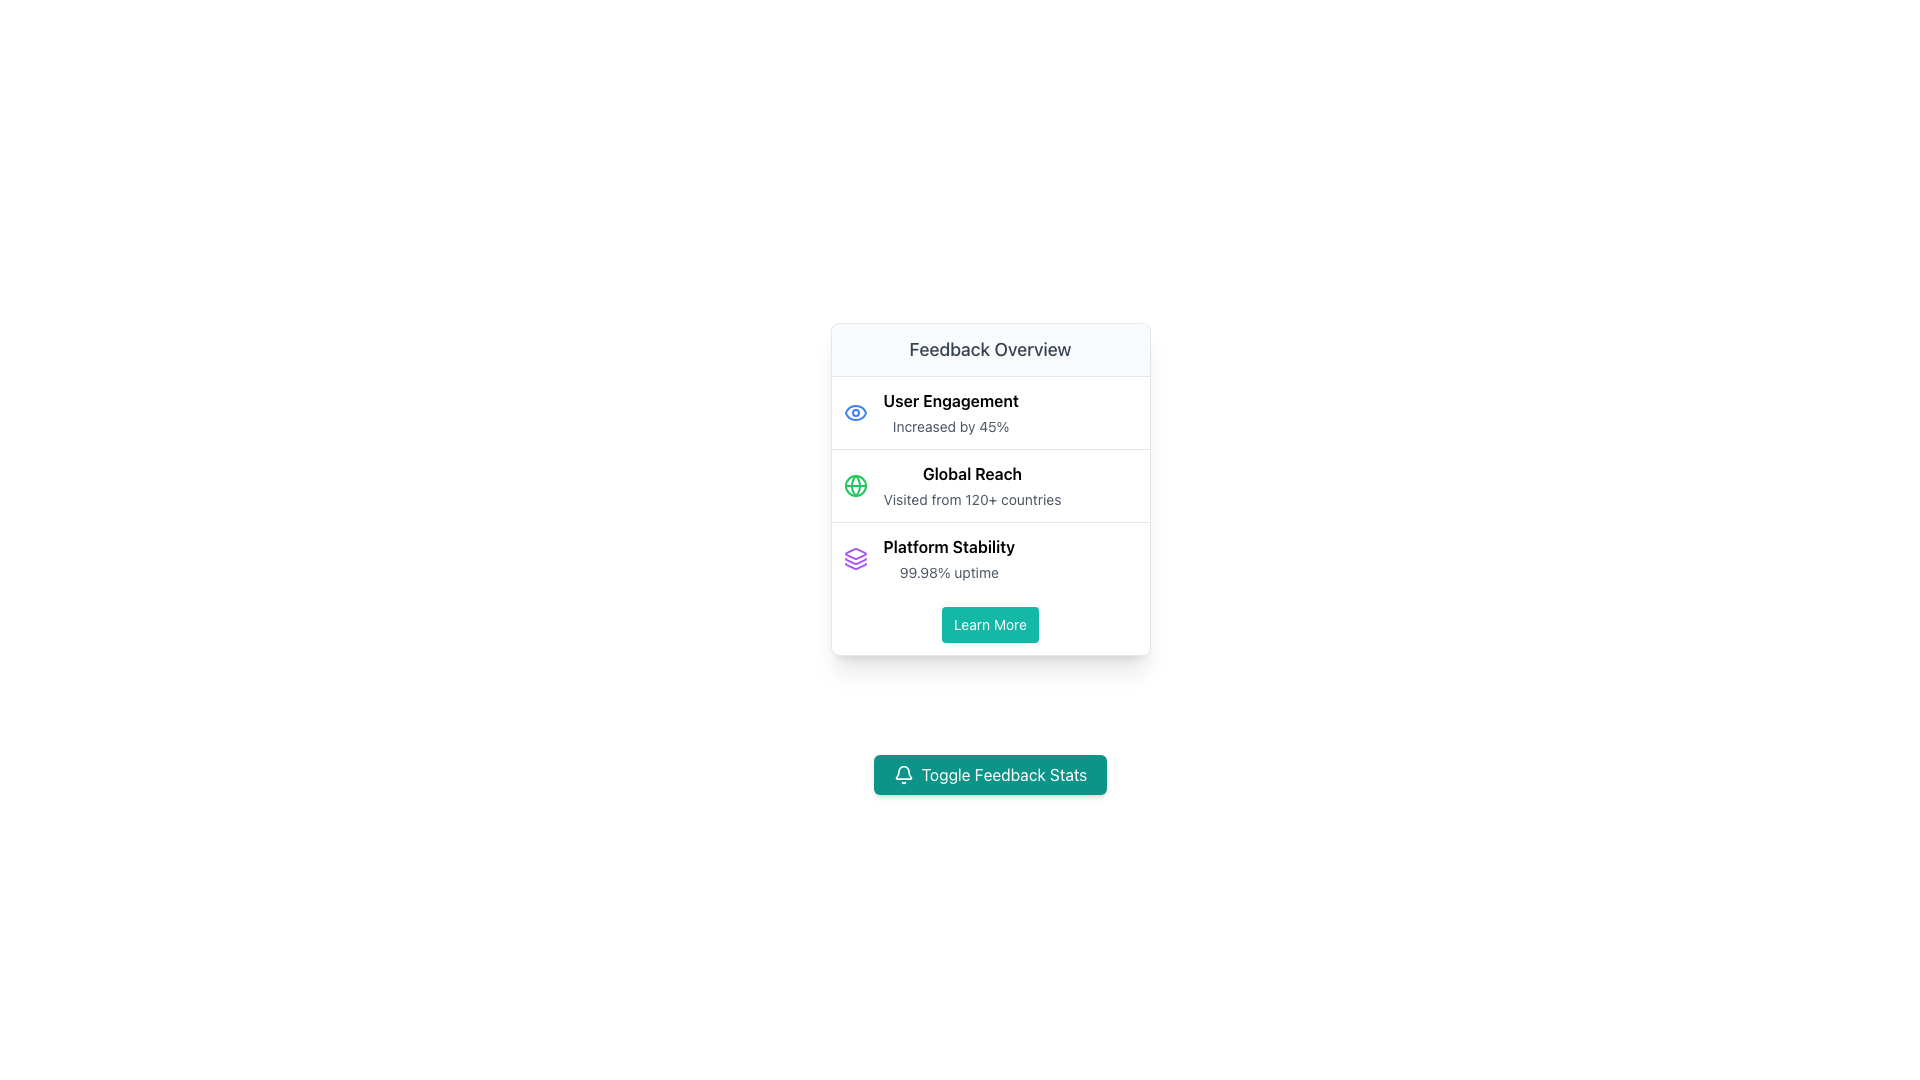 Image resolution: width=1920 pixels, height=1080 pixels. I want to click on the text label displaying the uptime percentage related to platform stability in the 'Feedback Overview' section, located beneath 'Platform Stability', so click(948, 573).